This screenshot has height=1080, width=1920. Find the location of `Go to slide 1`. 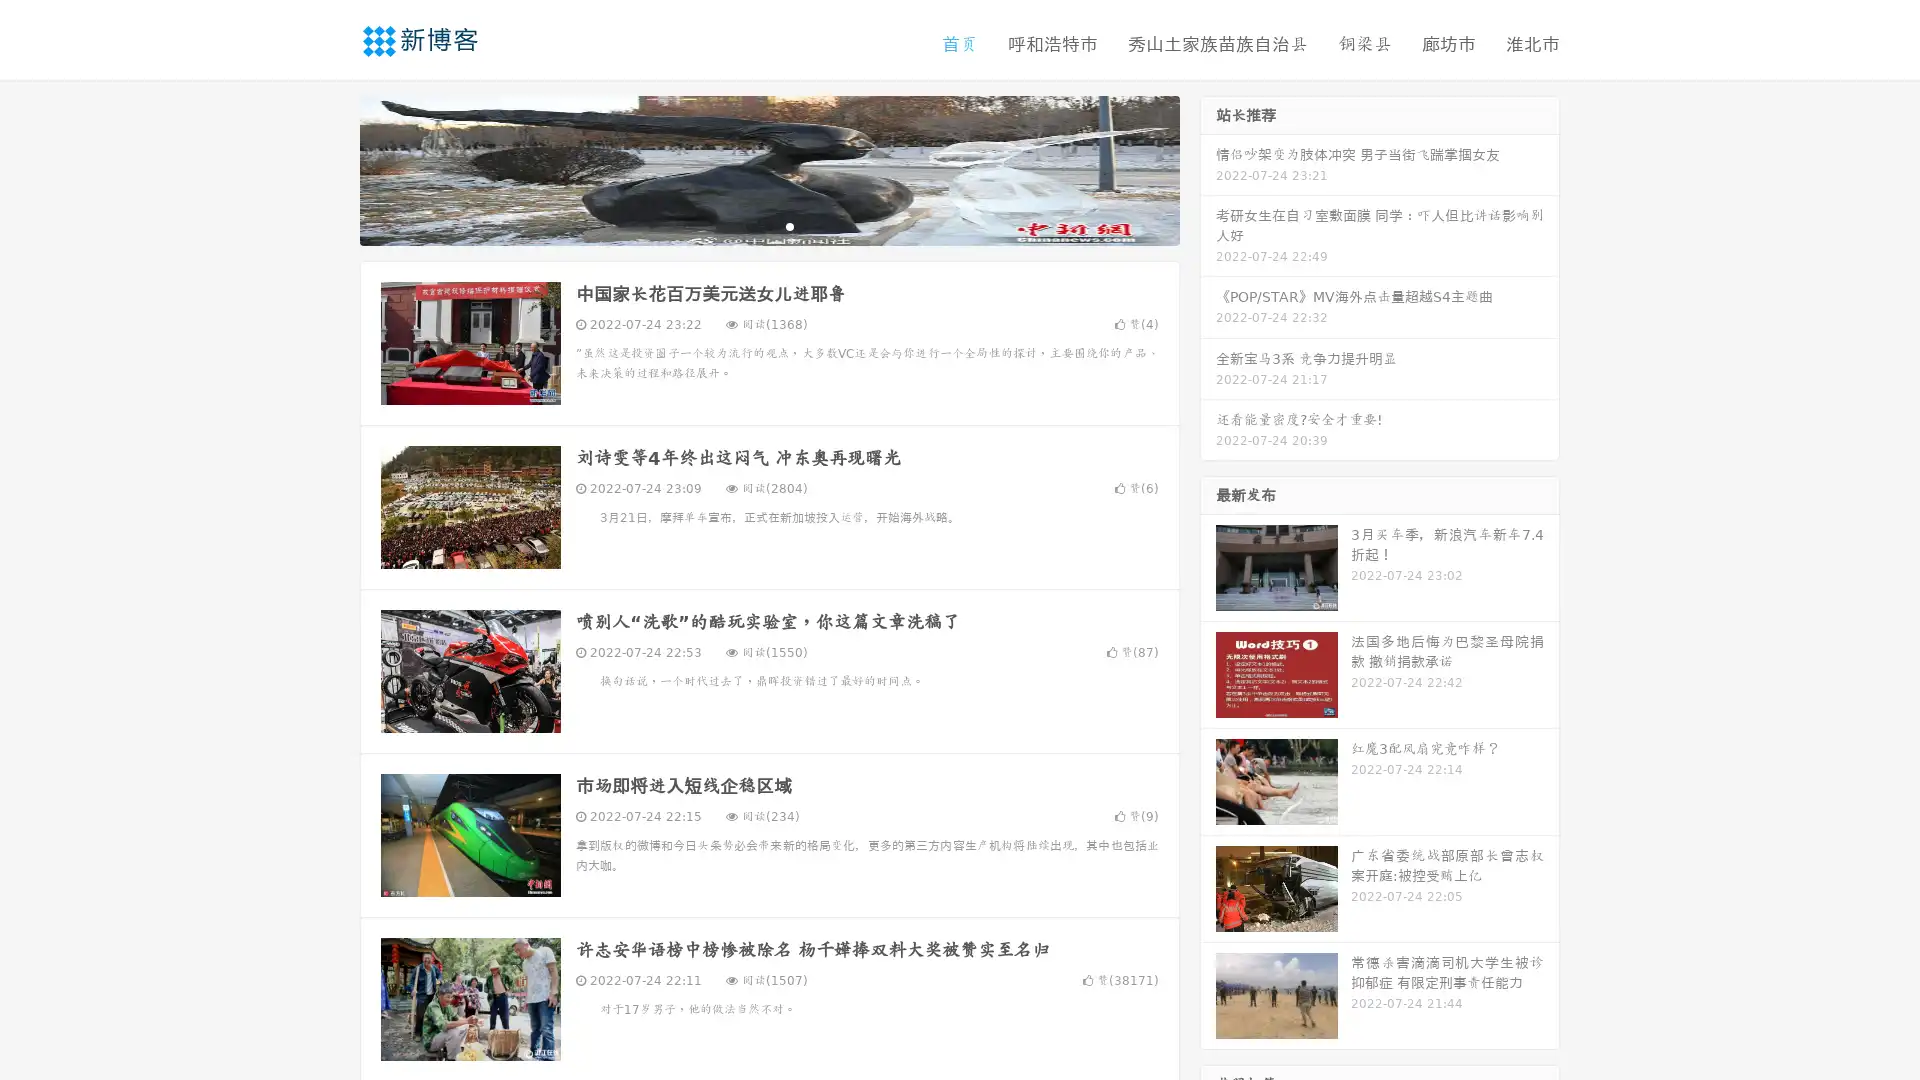

Go to slide 1 is located at coordinates (748, 225).